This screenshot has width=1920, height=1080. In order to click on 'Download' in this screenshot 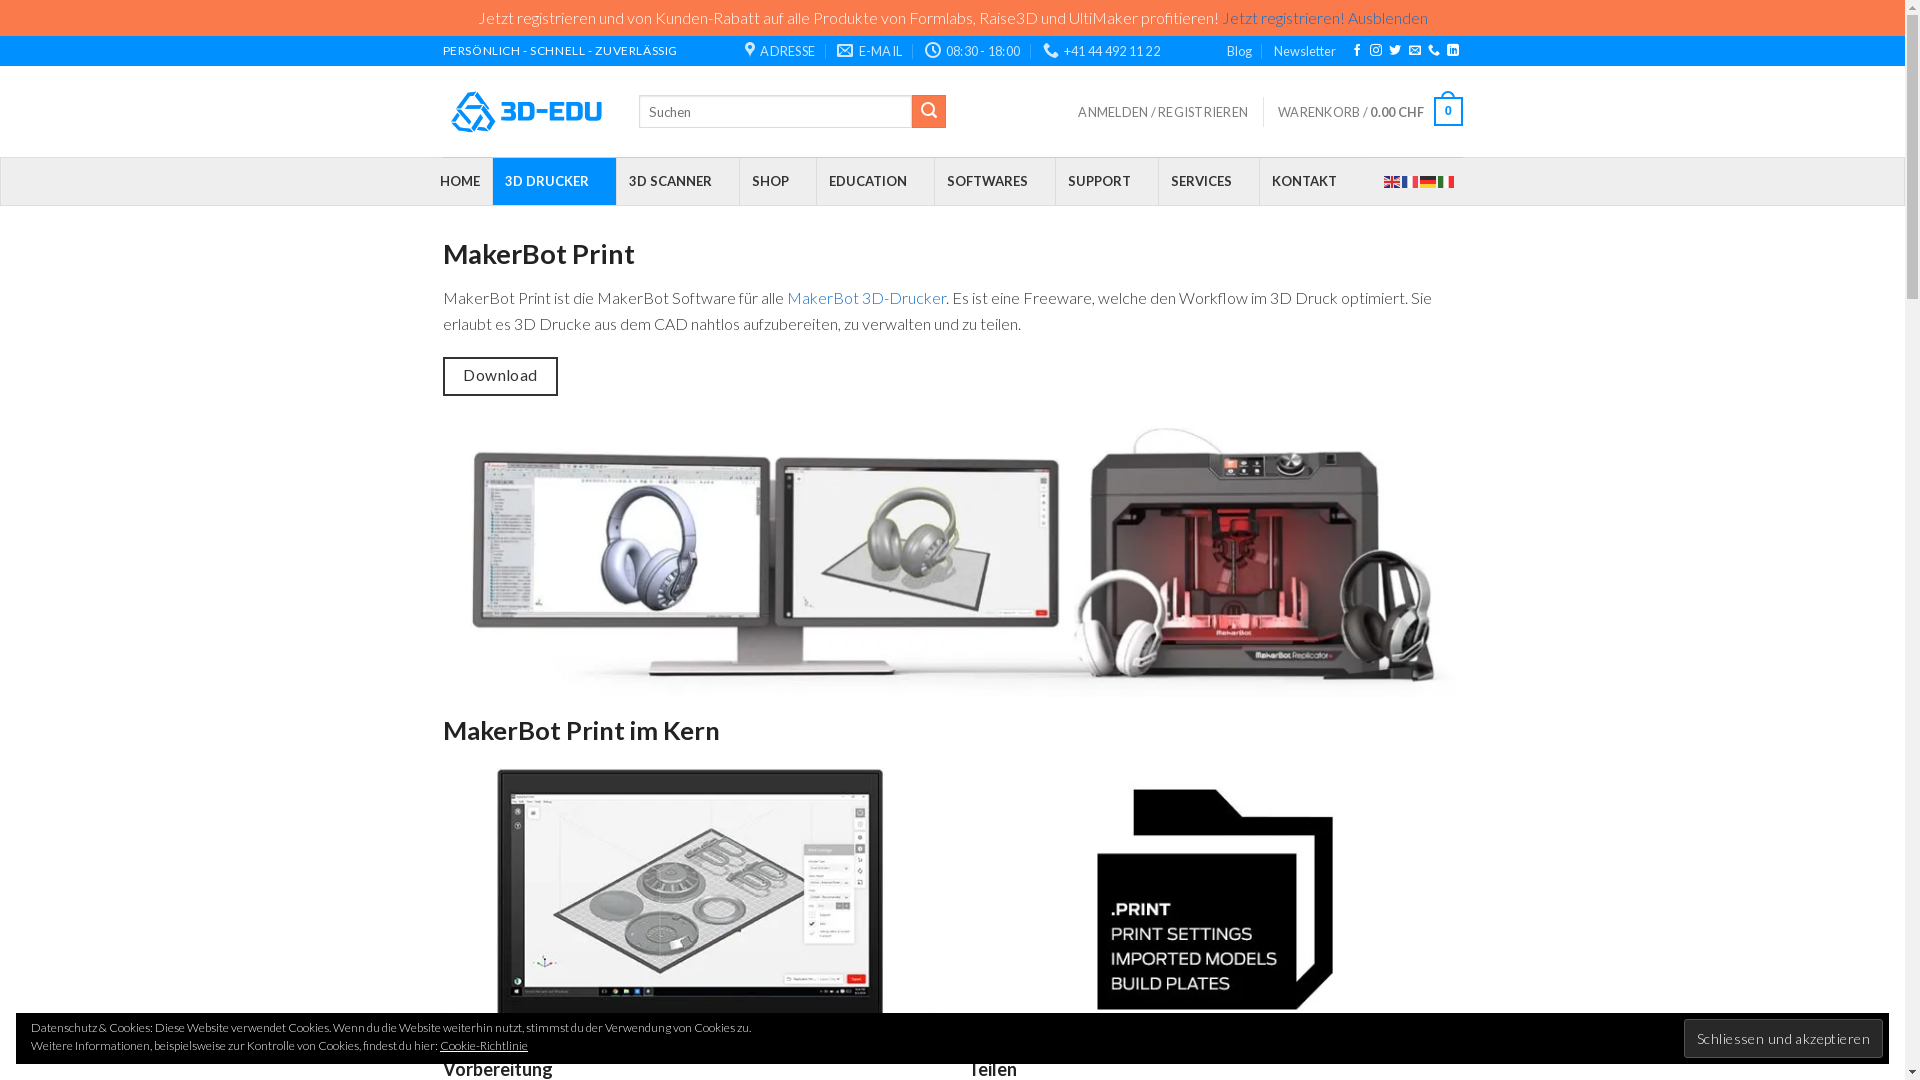, I will do `click(499, 376)`.